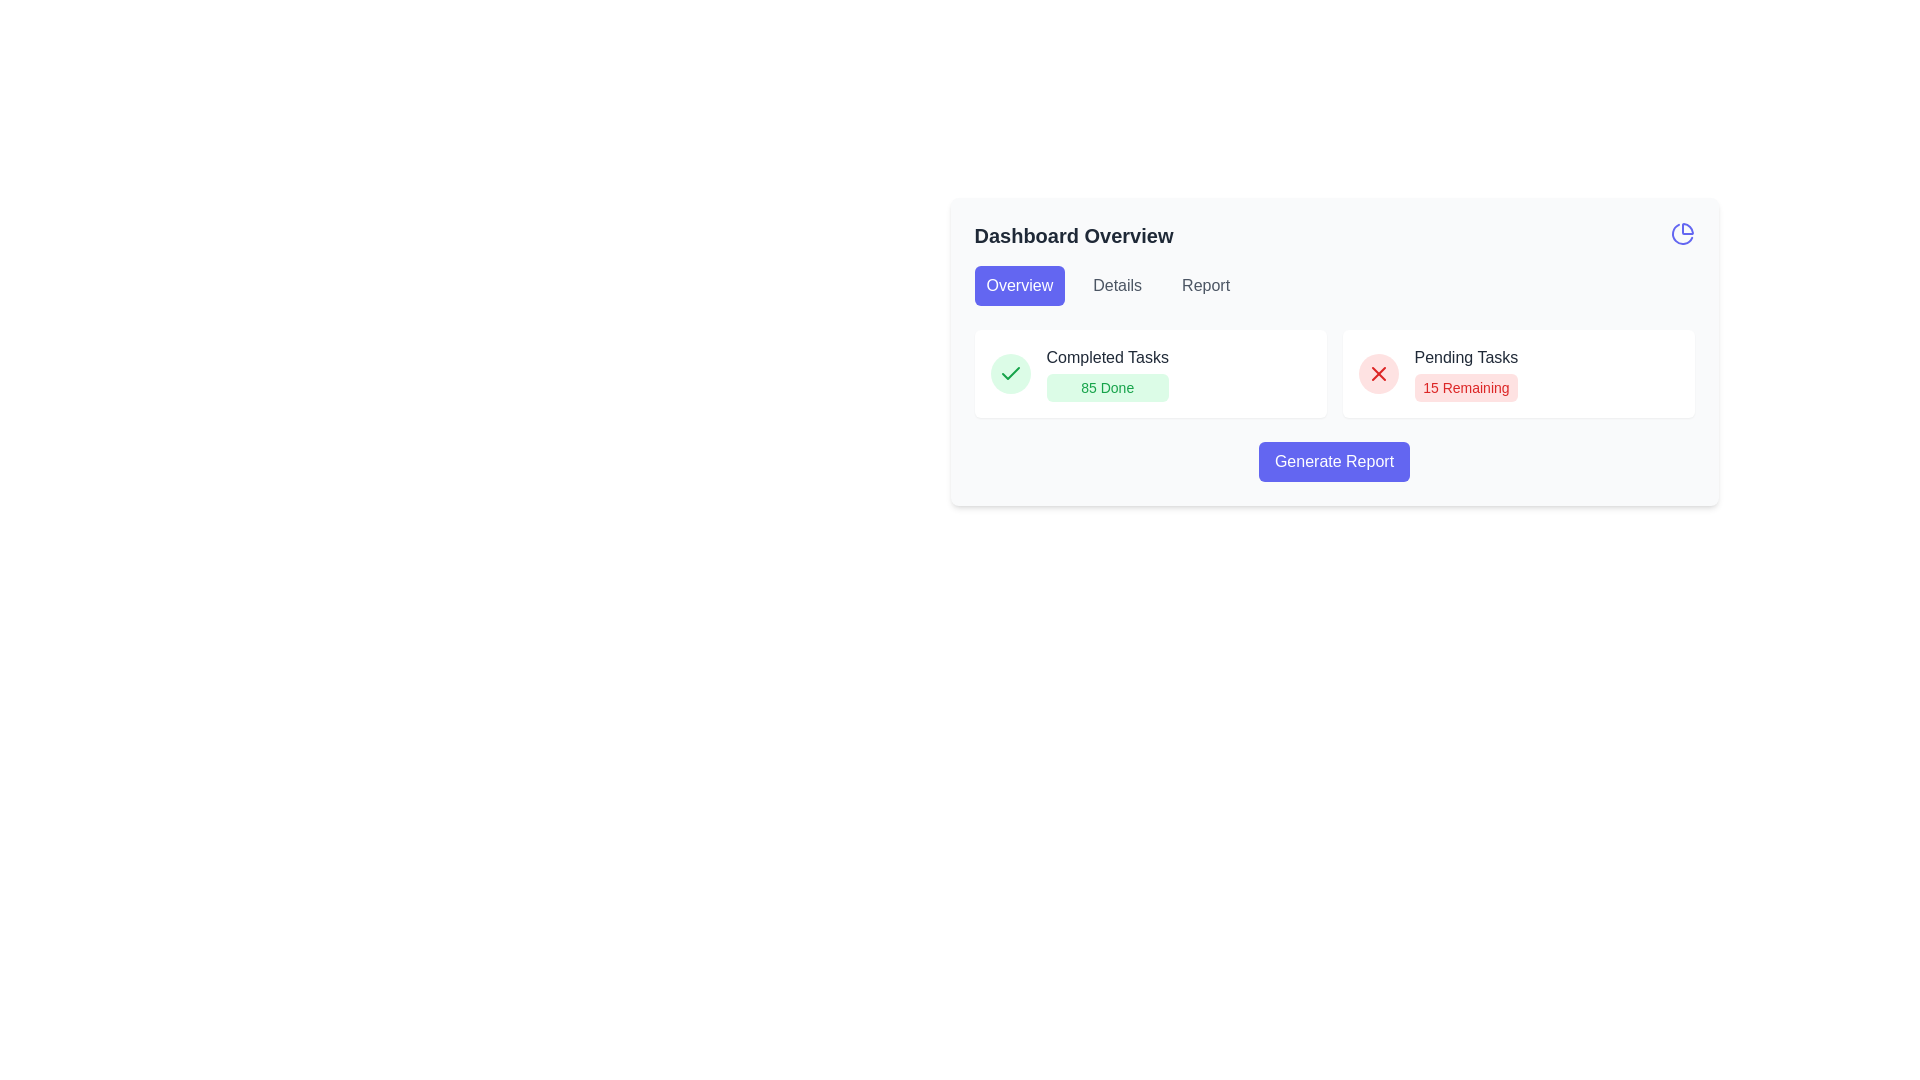 The image size is (1920, 1080). I want to click on the label indicating the number of pending tasks, which is located below the 'Pending Tasks' text and to the right of the 'Completed Tasks' section within the task information UI card, so click(1466, 388).